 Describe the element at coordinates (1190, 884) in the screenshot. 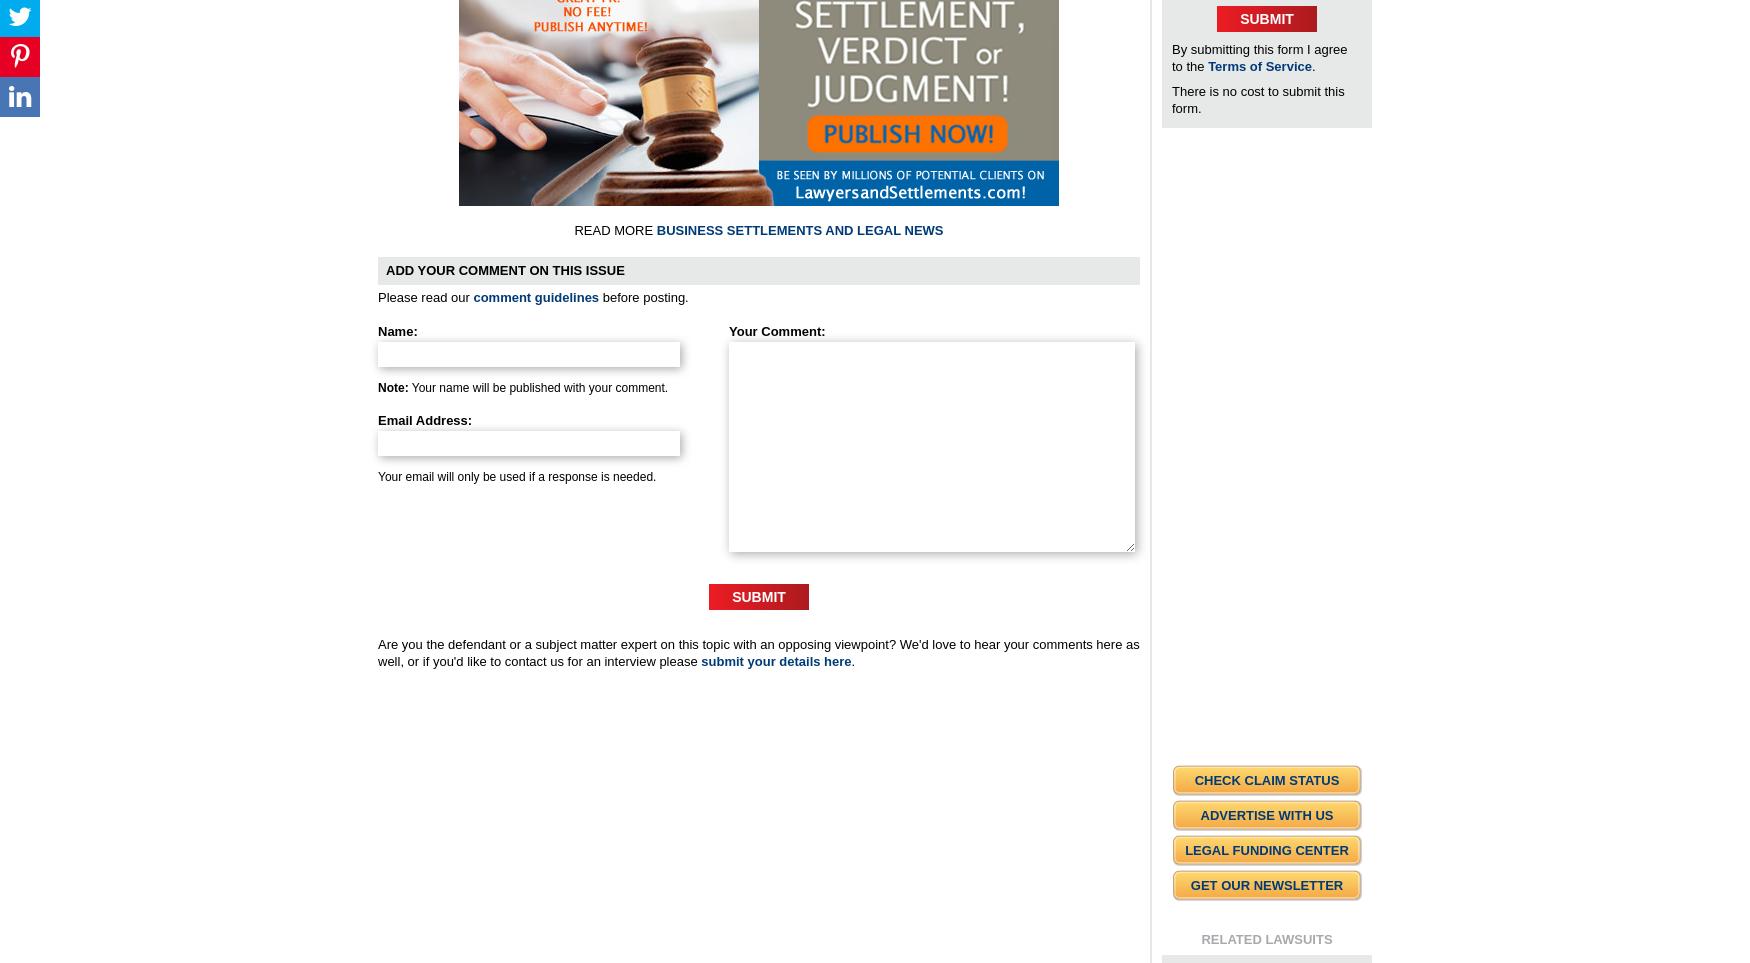

I see `'Get Our Newsletter'` at that location.